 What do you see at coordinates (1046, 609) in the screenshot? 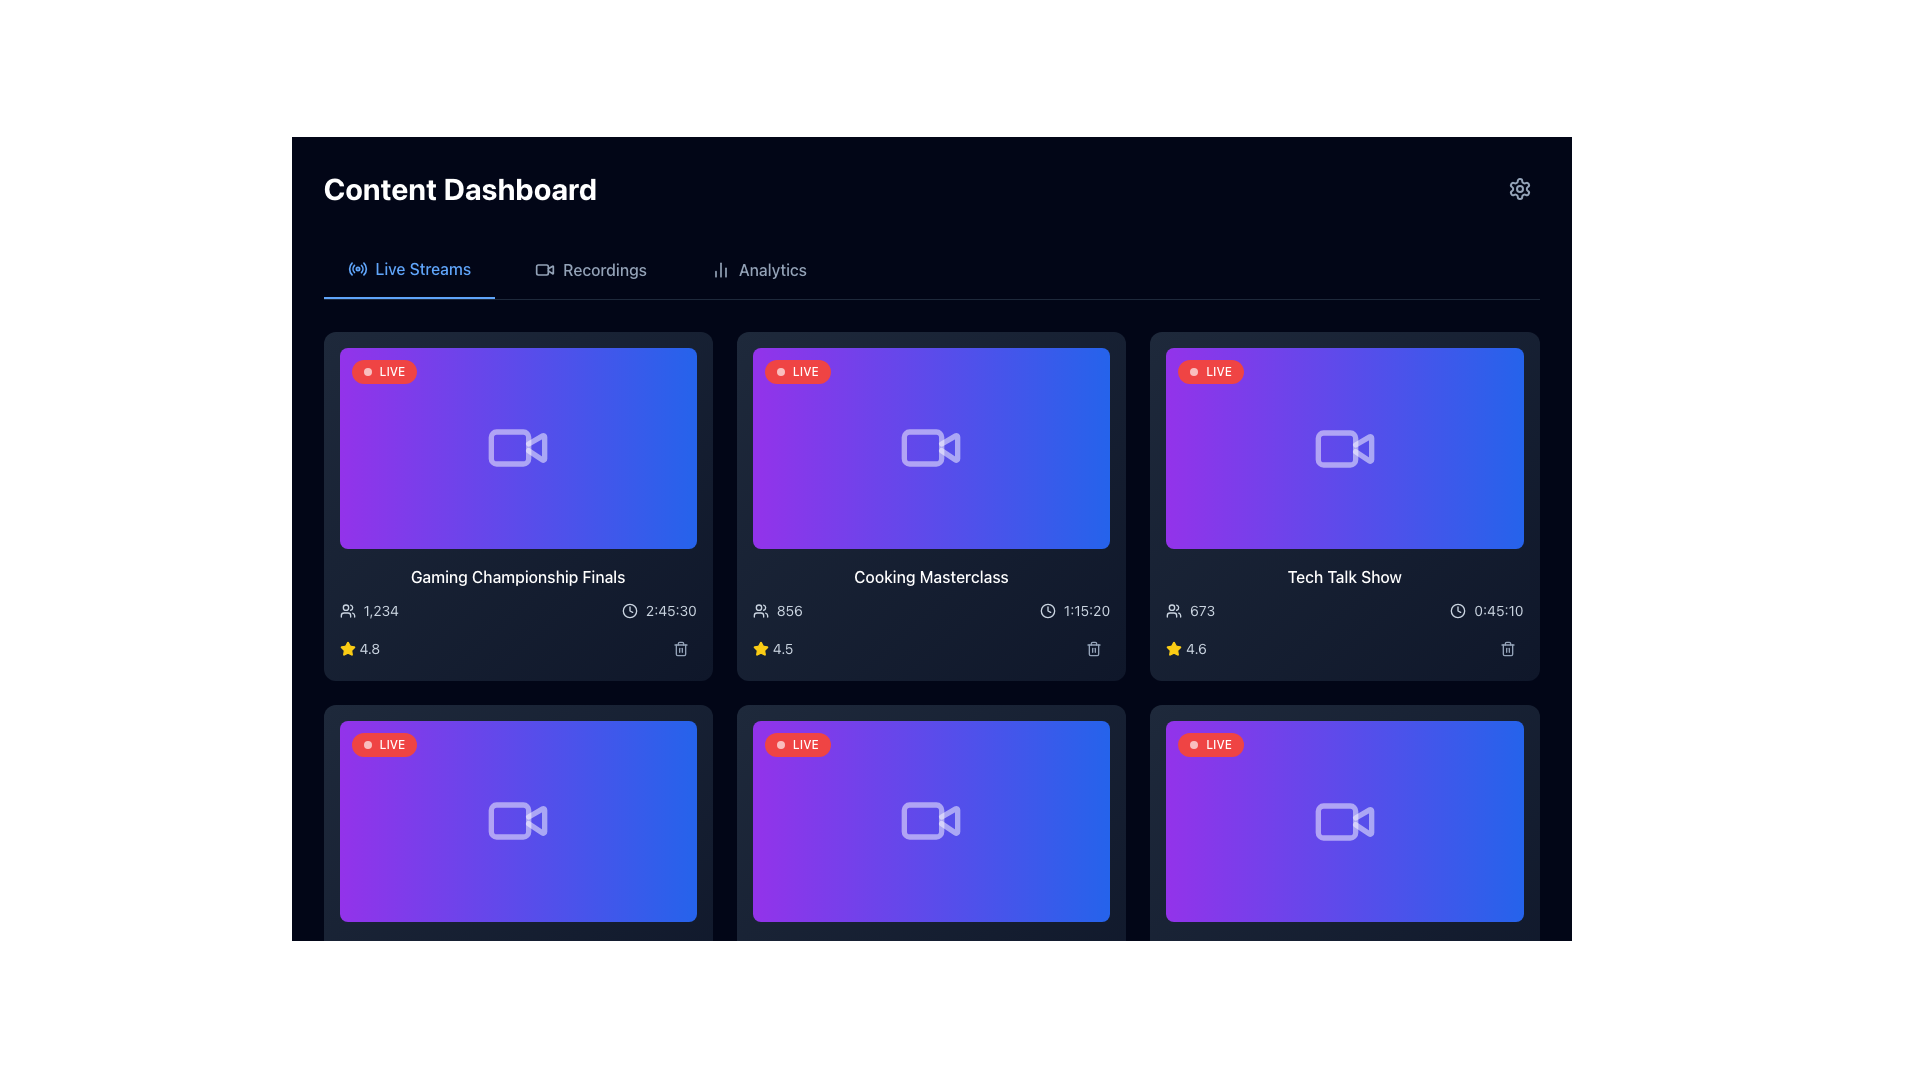
I see `the circular clock icon representing the 'Cooking Masterclass' live stream, located in the middle section of the dashboard interface` at bounding box center [1046, 609].